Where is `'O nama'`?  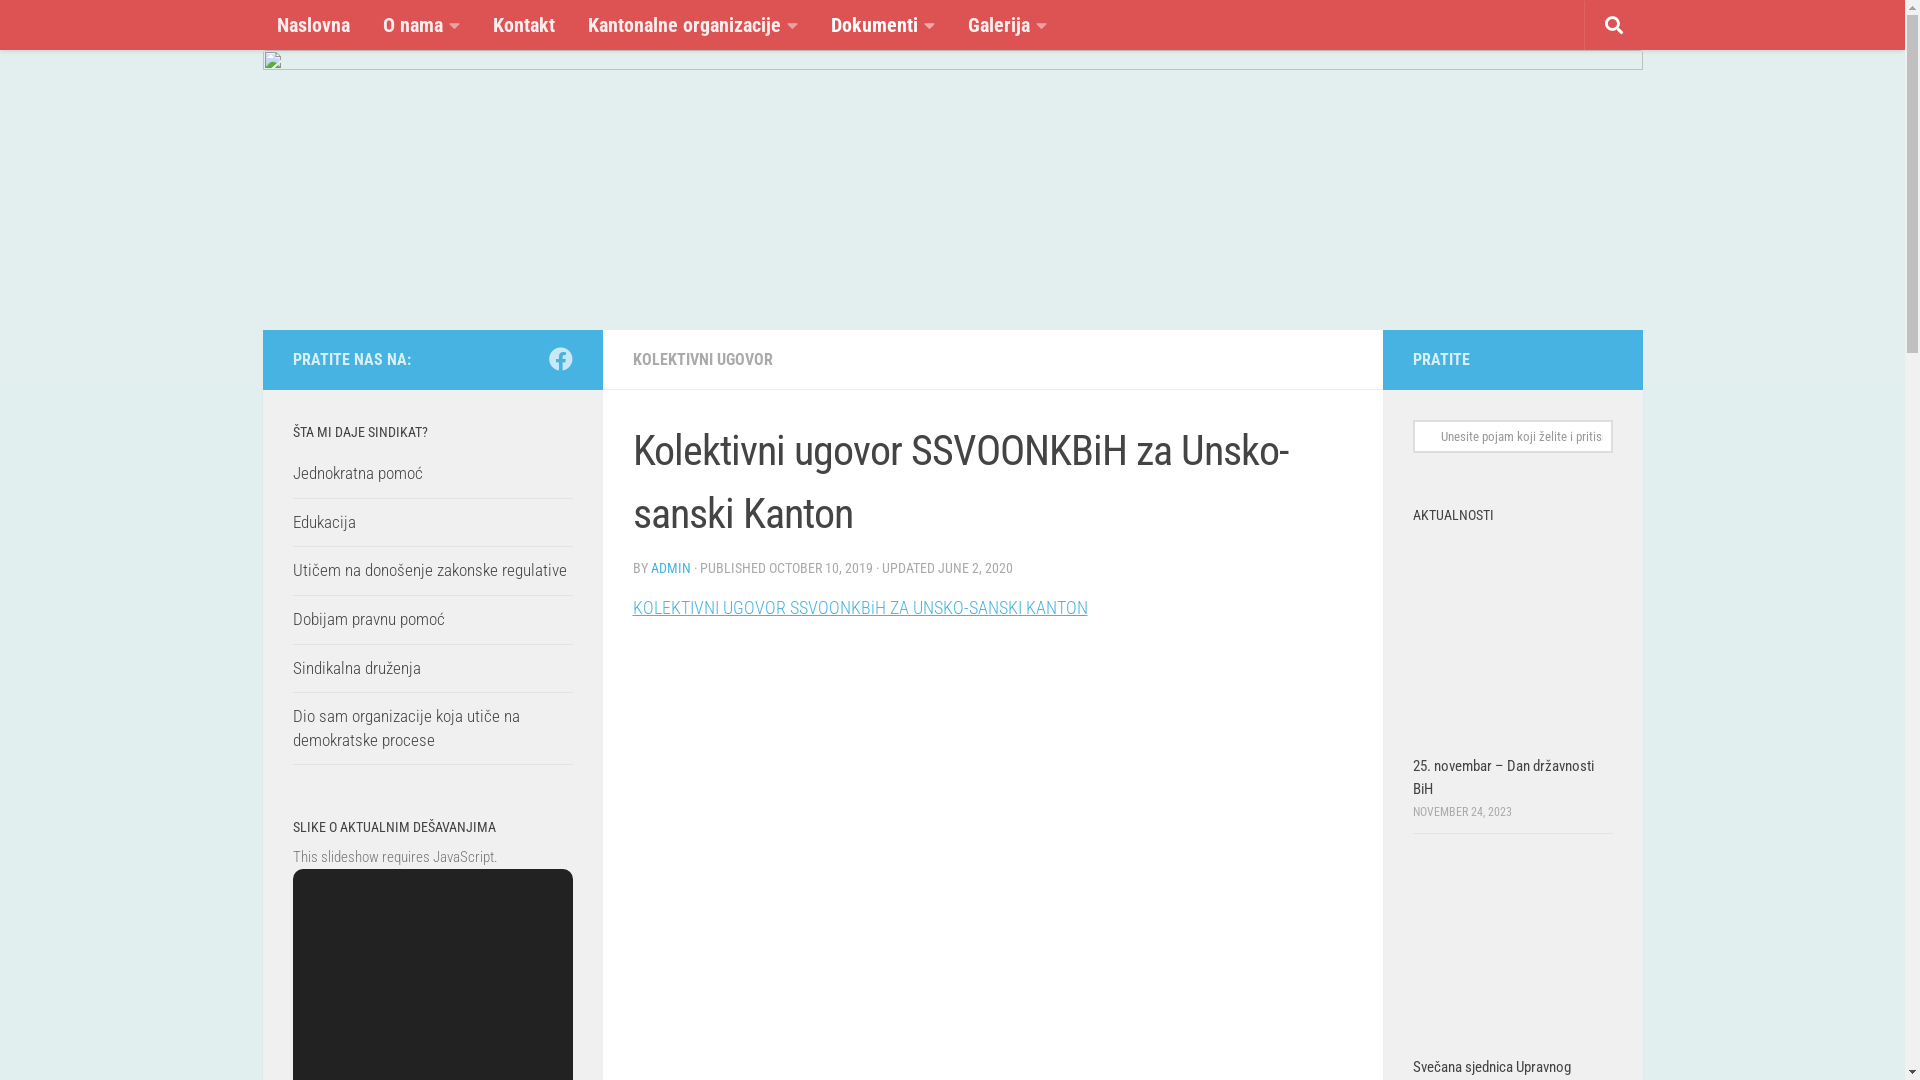 'O nama' is located at coordinates (419, 25).